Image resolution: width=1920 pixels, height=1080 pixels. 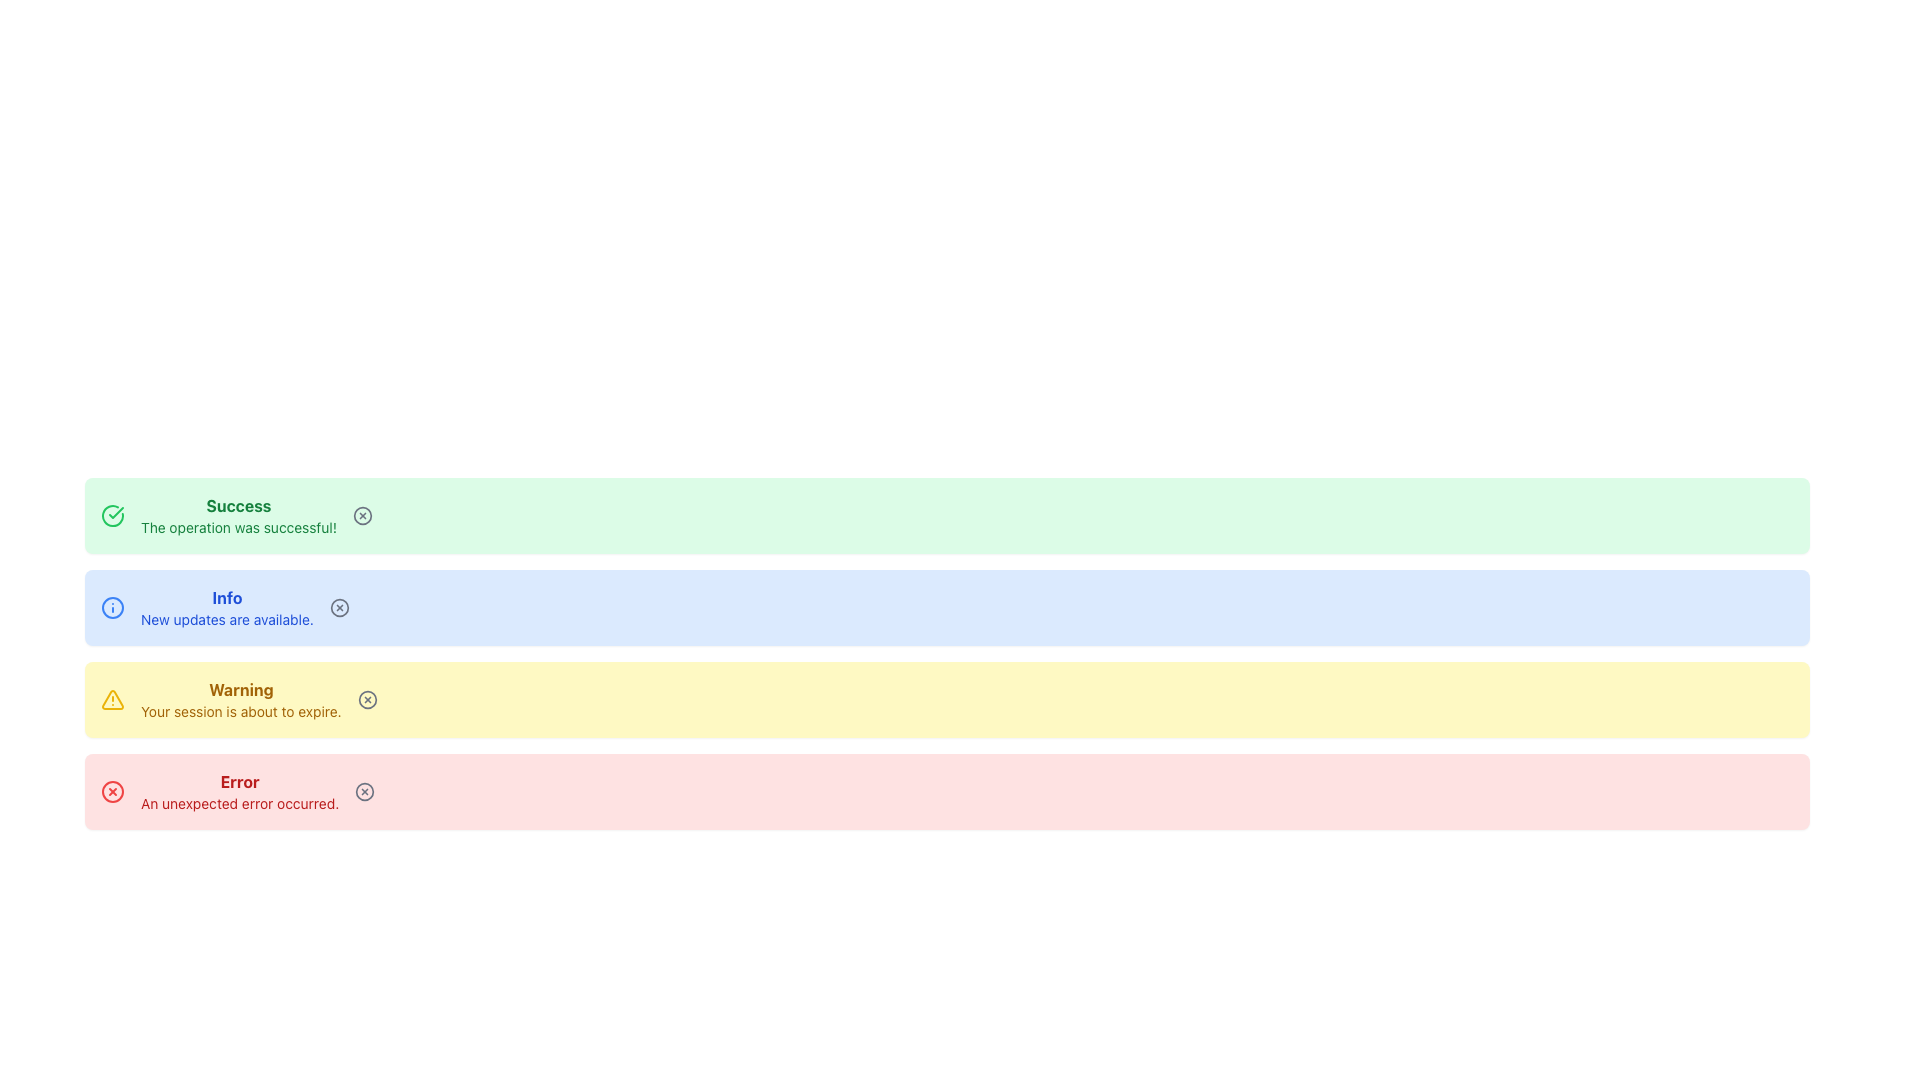 I want to click on the small circle SVG component, which represents the close action within the 'Info' notification section, so click(x=339, y=607).